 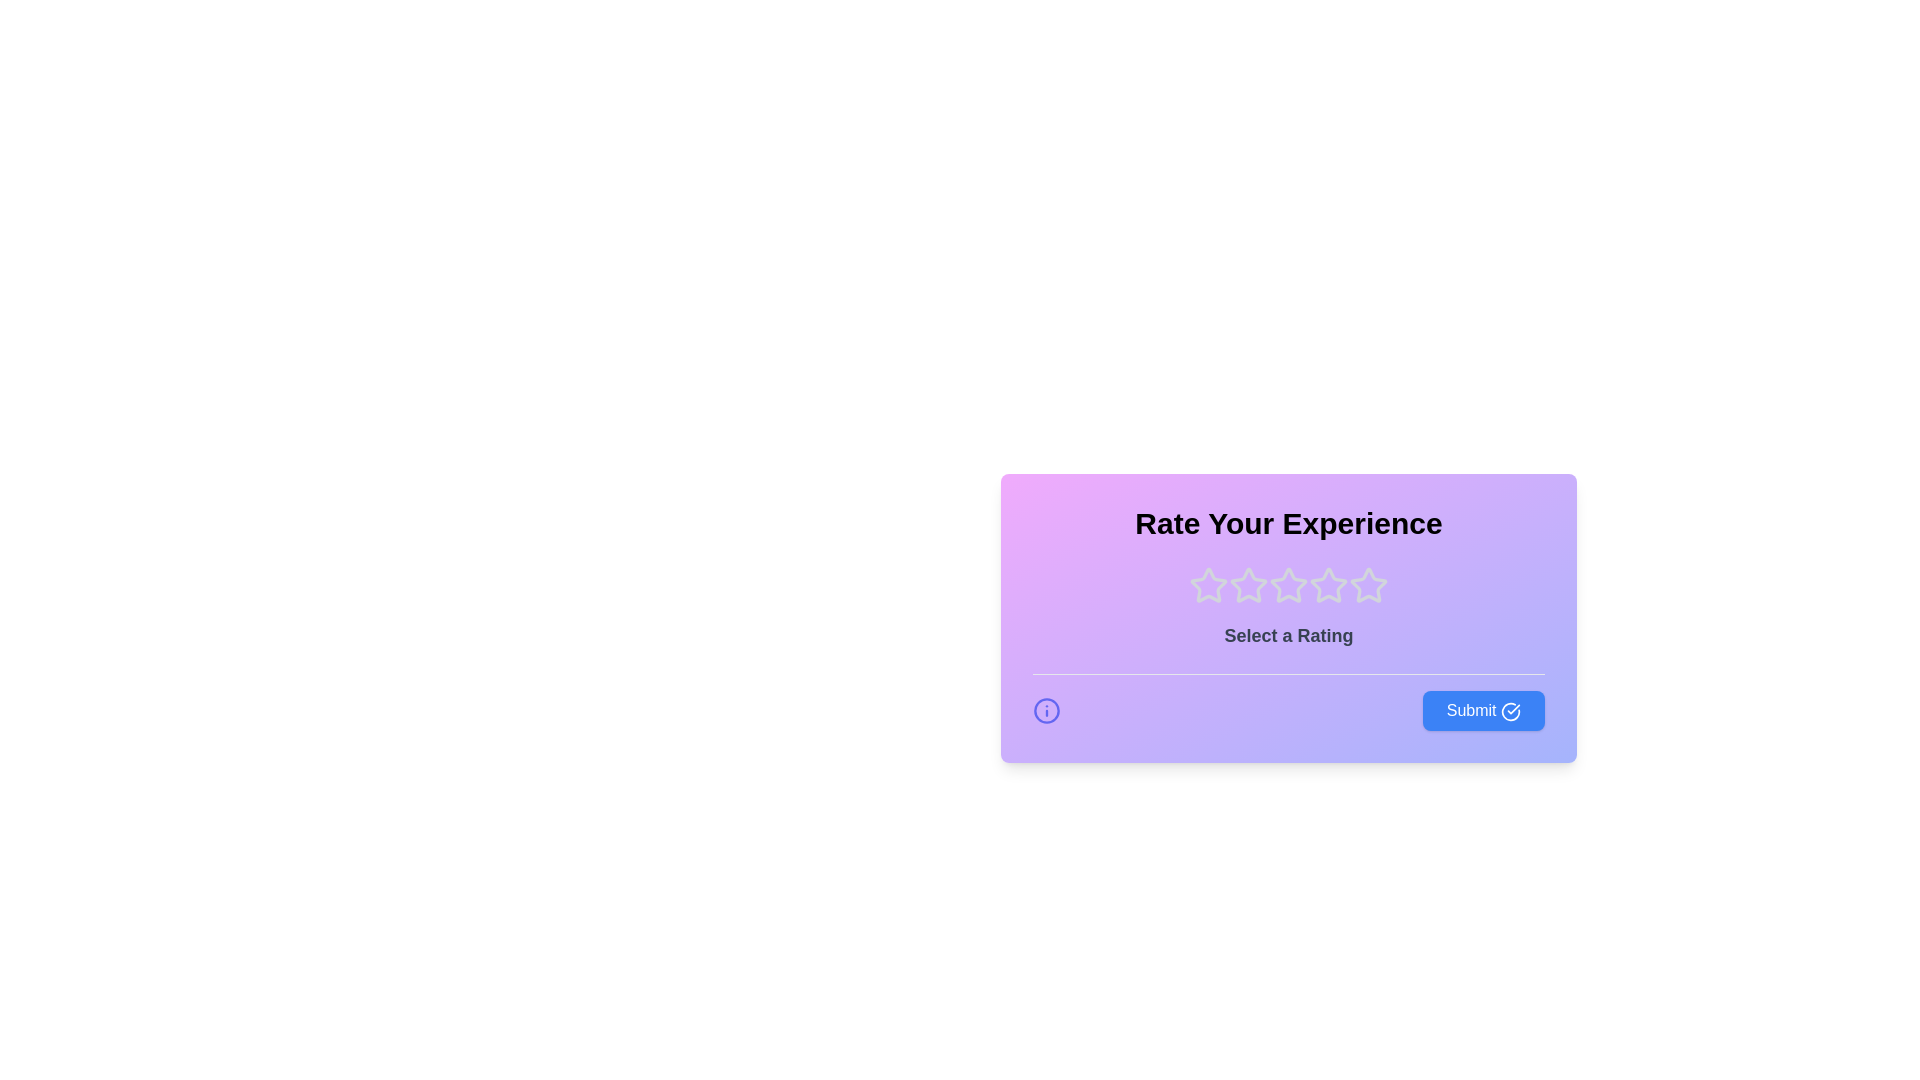 I want to click on the star corresponding to 3 rating, so click(x=1289, y=585).